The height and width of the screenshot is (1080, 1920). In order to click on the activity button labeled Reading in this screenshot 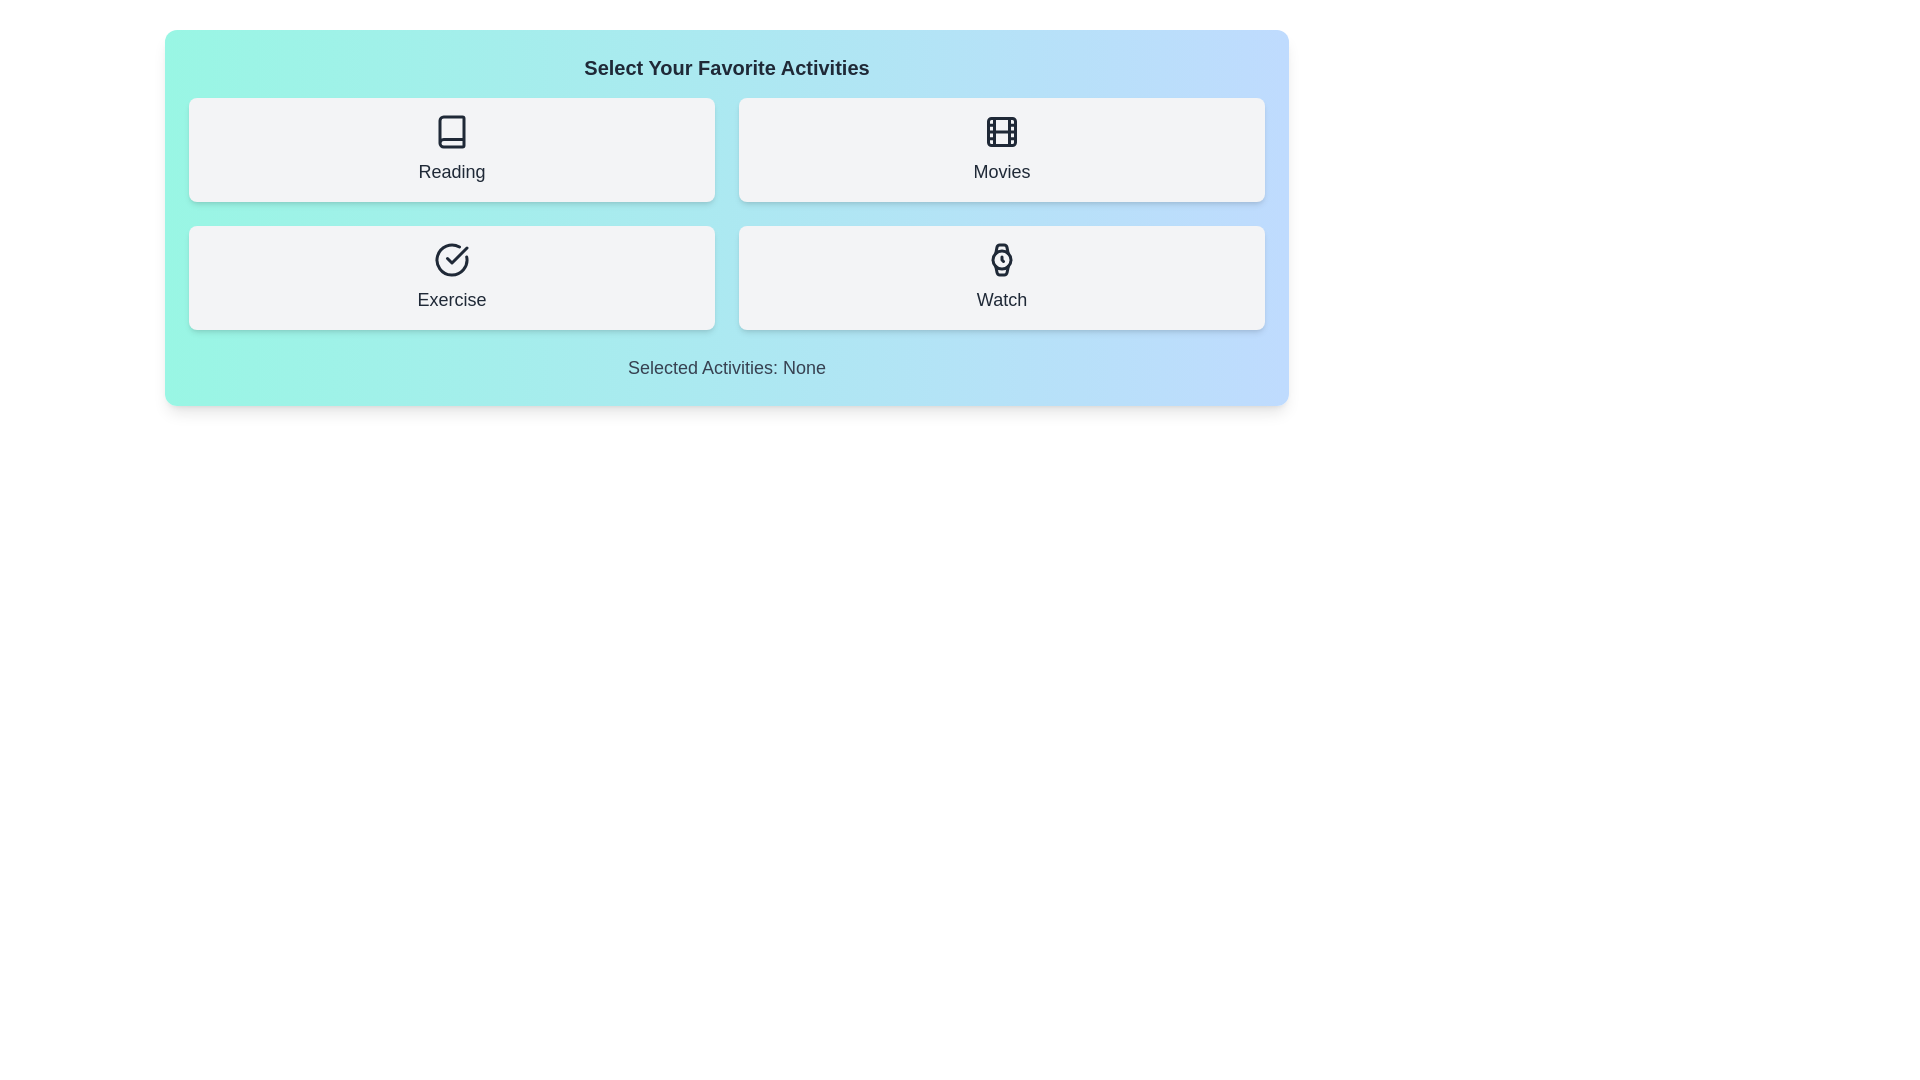, I will do `click(450, 149)`.